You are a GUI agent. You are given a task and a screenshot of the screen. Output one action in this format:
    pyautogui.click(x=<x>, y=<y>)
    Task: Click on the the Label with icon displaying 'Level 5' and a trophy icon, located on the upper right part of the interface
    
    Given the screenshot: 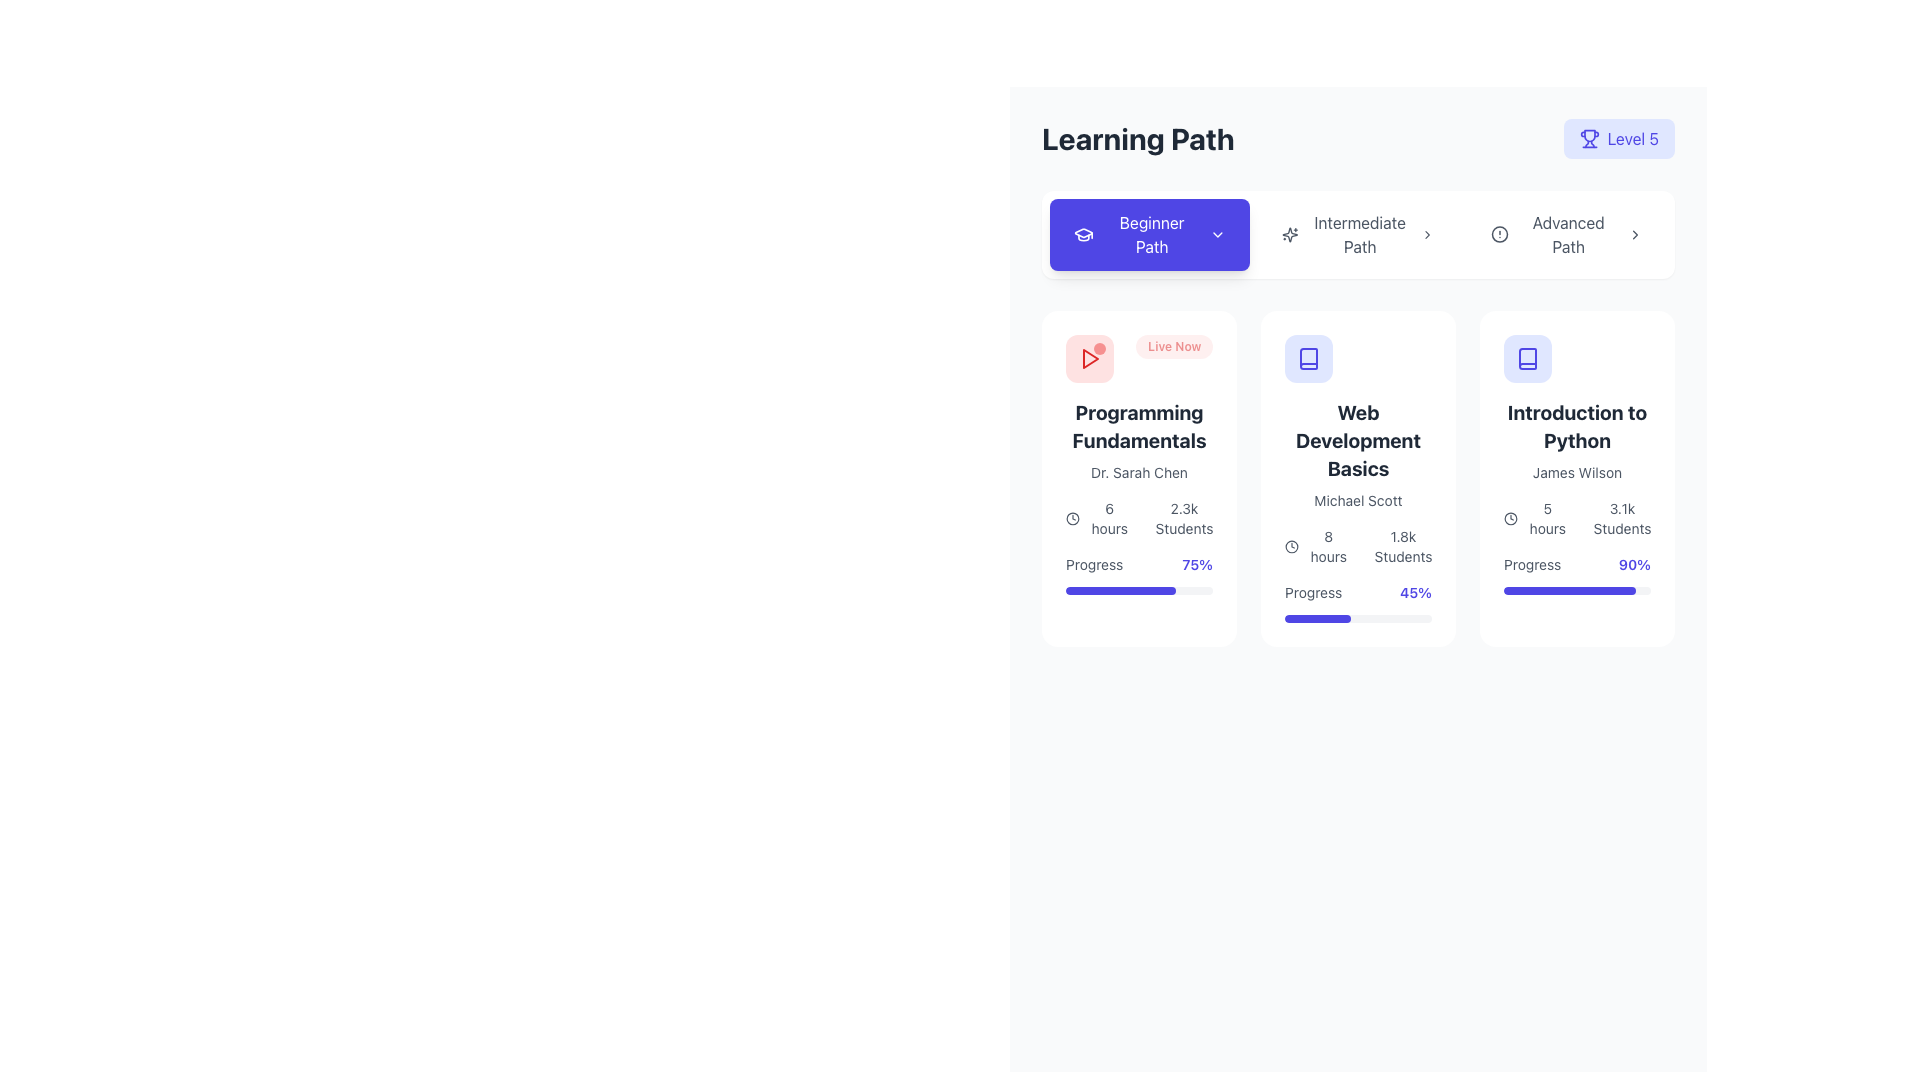 What is the action you would take?
    pyautogui.click(x=1619, y=137)
    